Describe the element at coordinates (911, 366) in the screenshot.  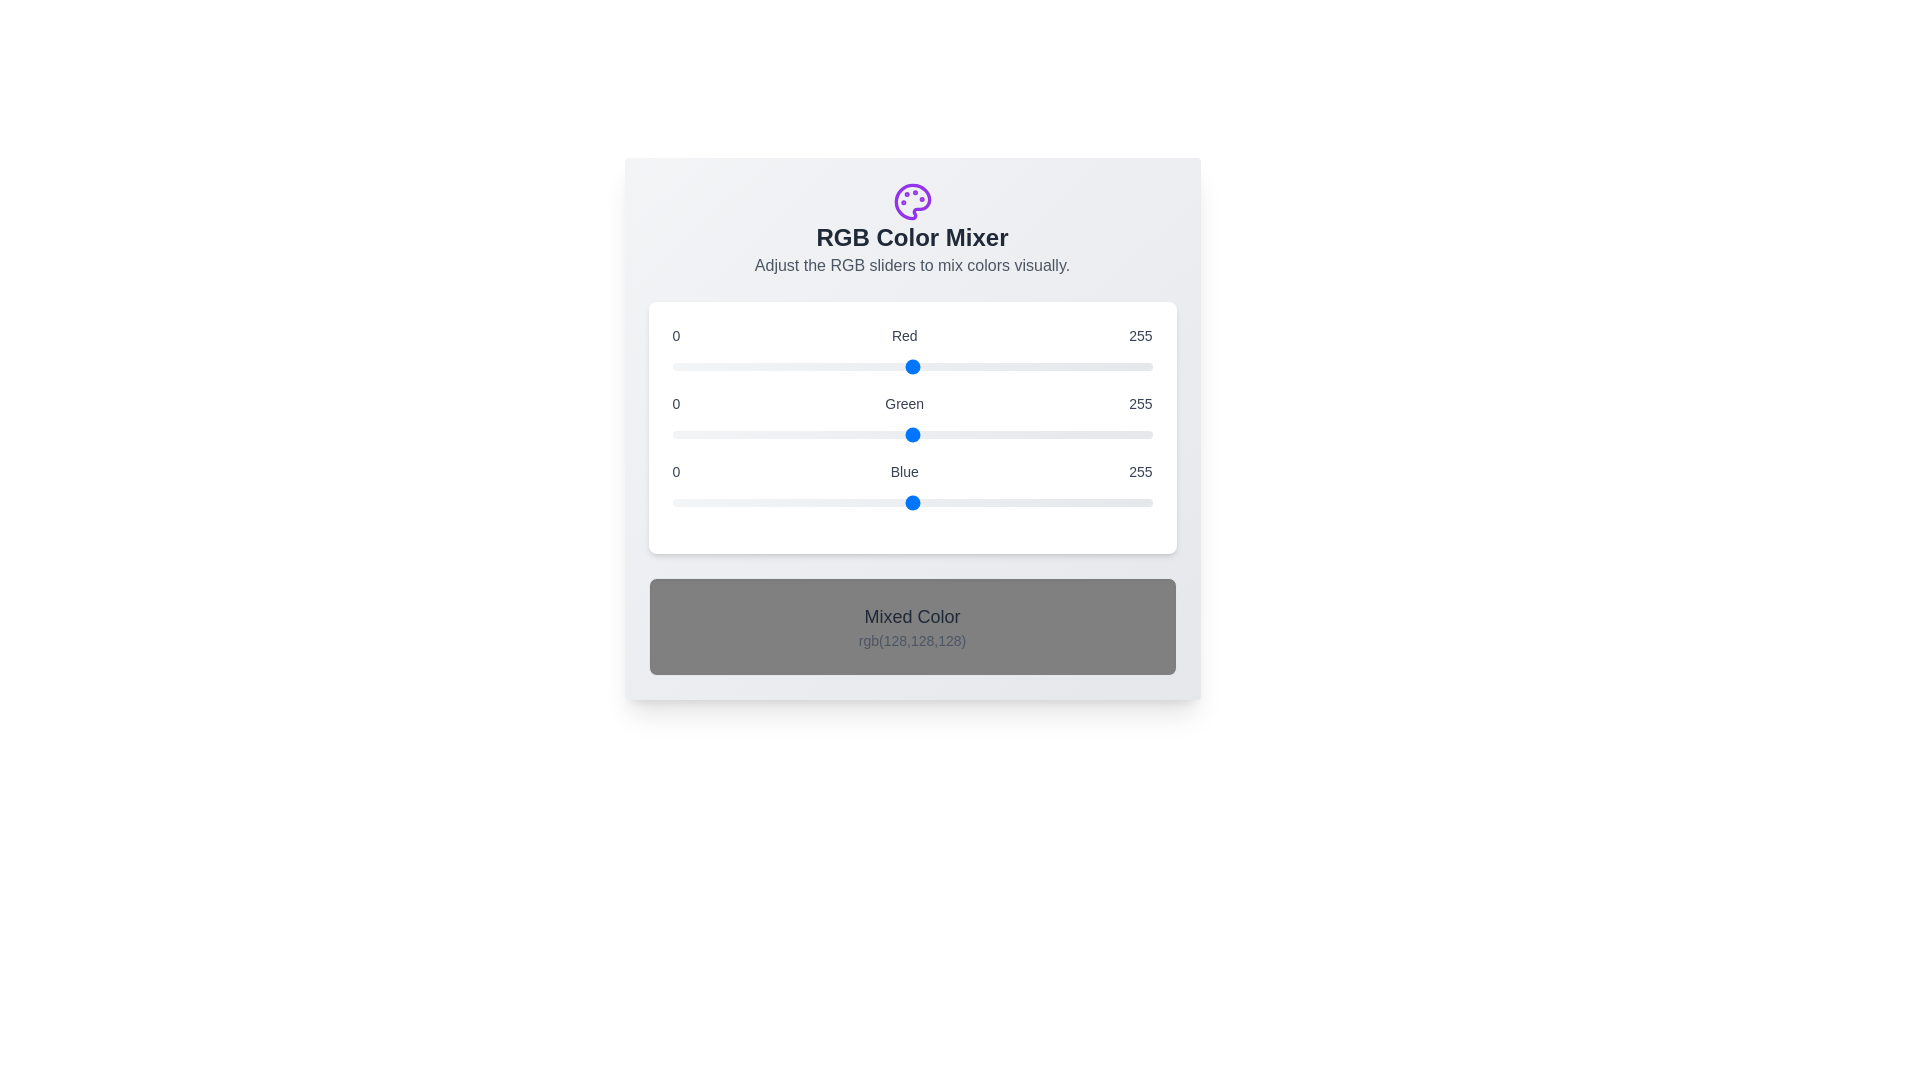
I see `the 0 slider to the value 227 to observe the resulting mixed color` at that location.